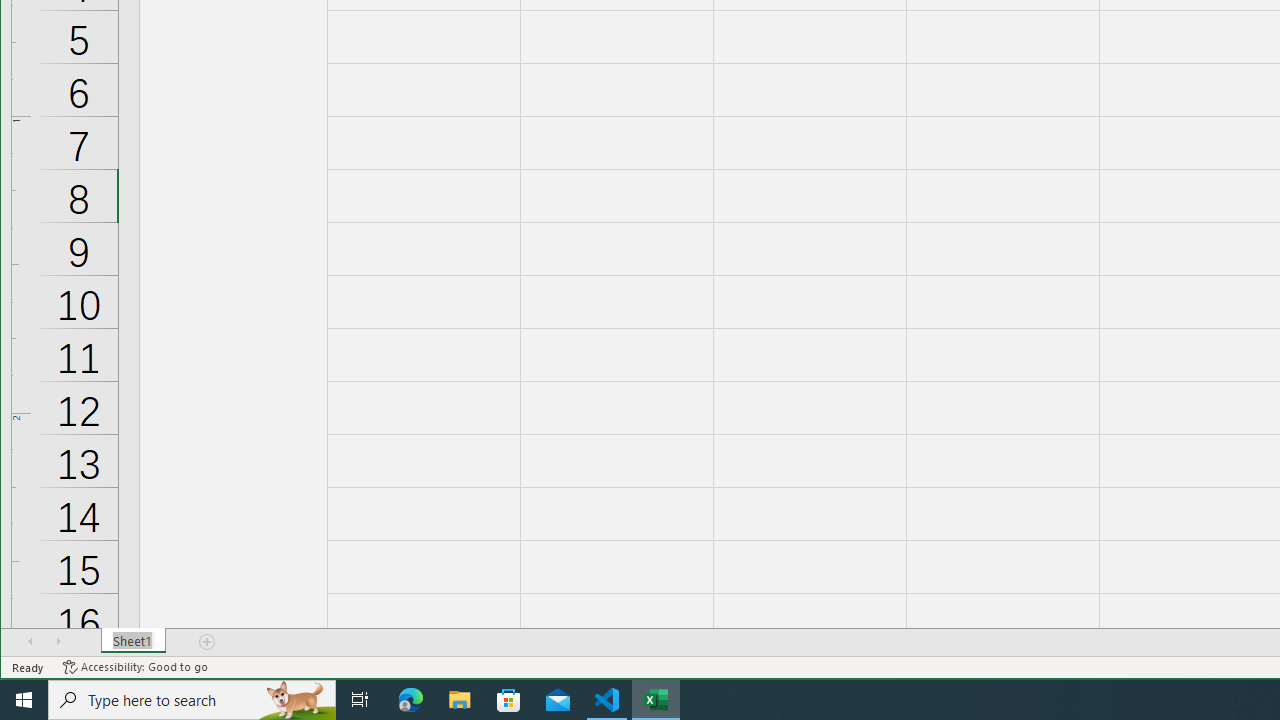 The height and width of the screenshot is (720, 1280). Describe the element at coordinates (30, 641) in the screenshot. I see `'Scroll Left'` at that location.